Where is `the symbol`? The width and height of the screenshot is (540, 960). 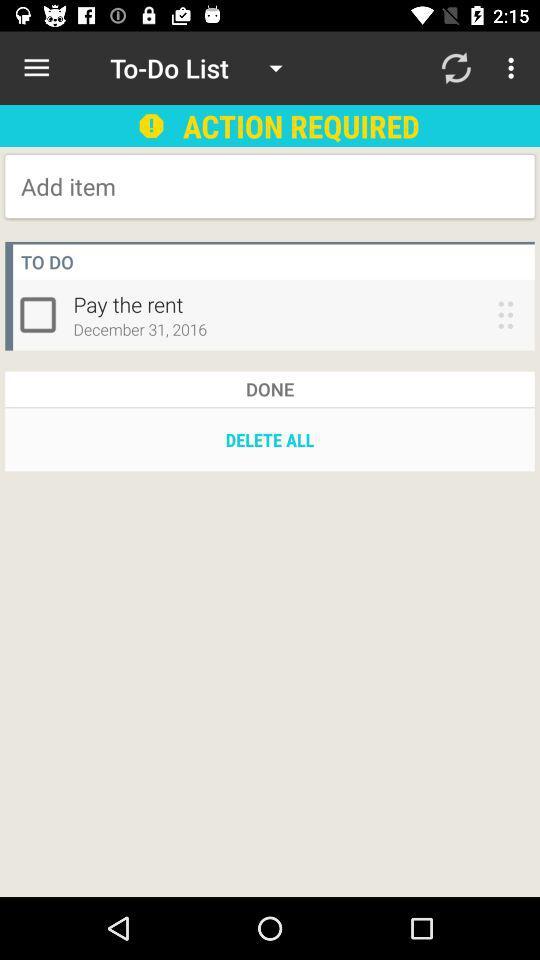 the symbol is located at coordinates (42, 314).